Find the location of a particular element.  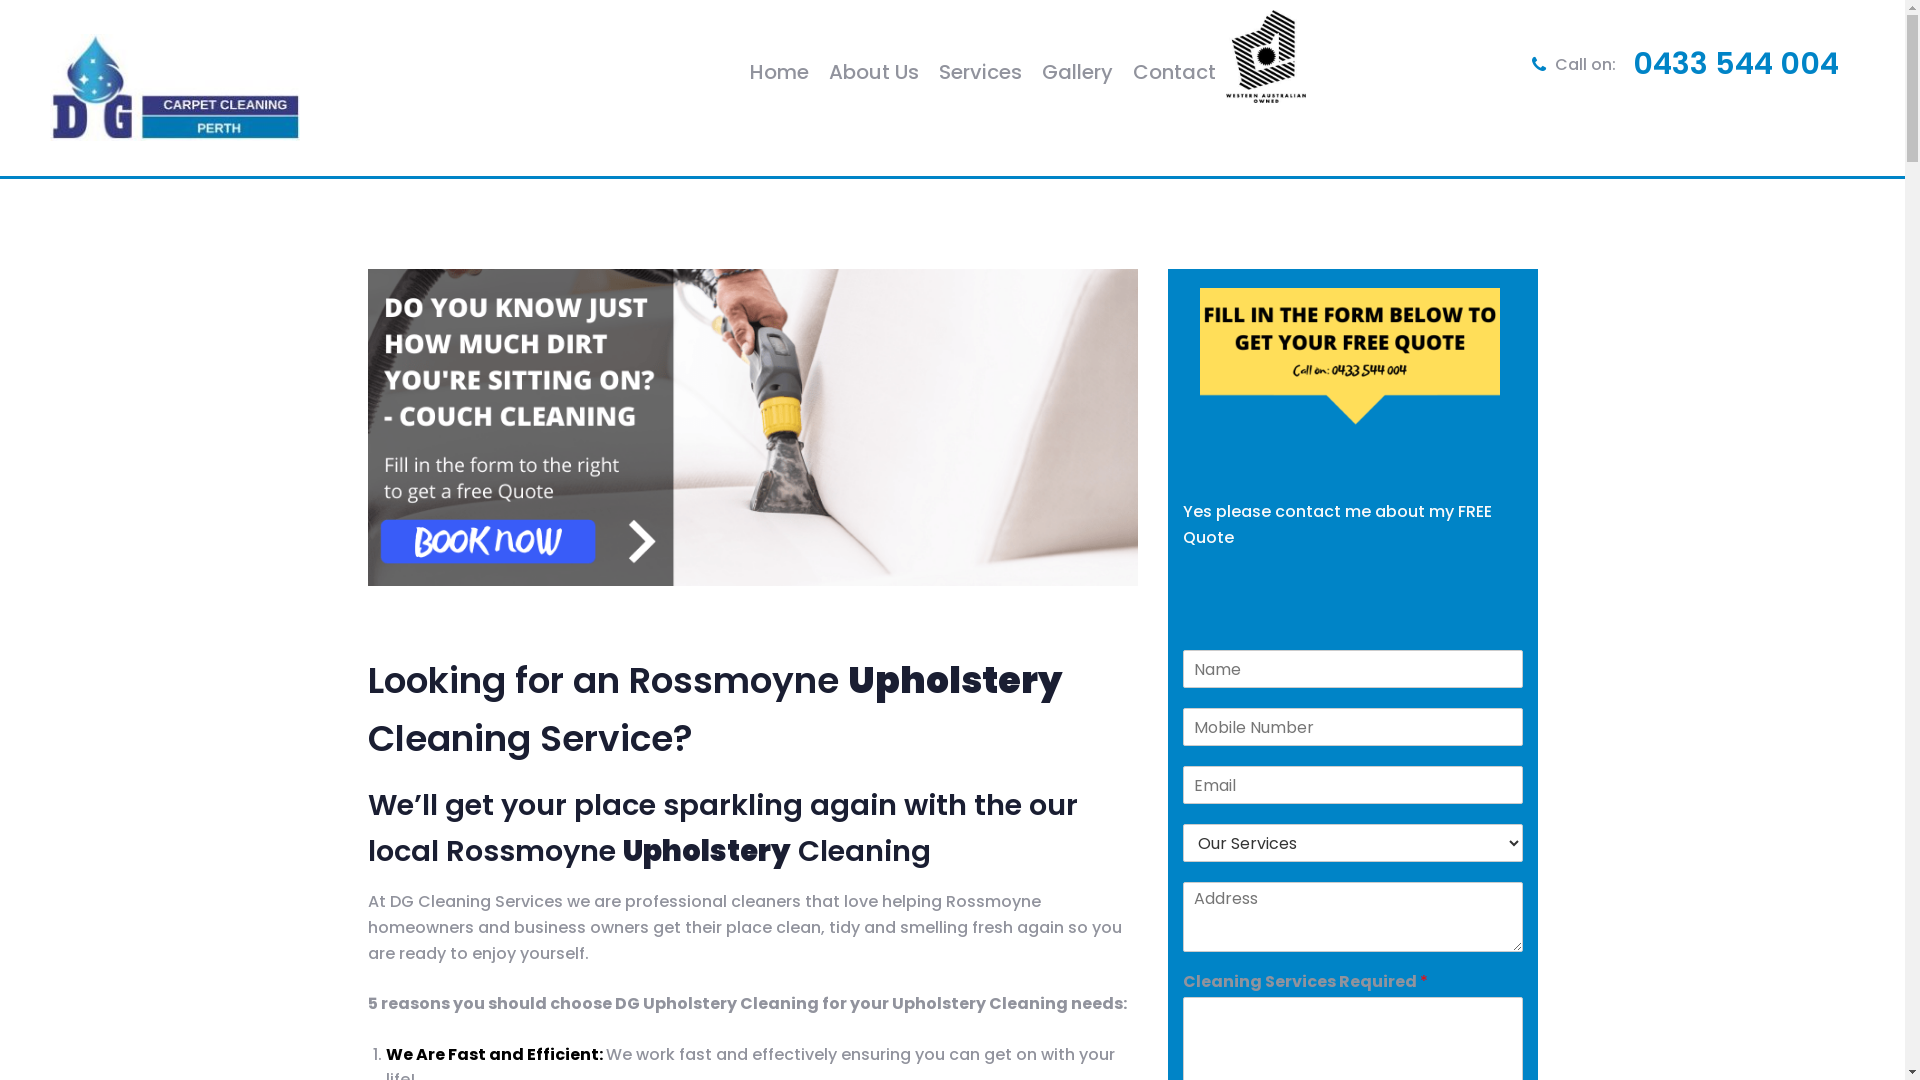

'DG Cleaning Services' is located at coordinates (174, 86).